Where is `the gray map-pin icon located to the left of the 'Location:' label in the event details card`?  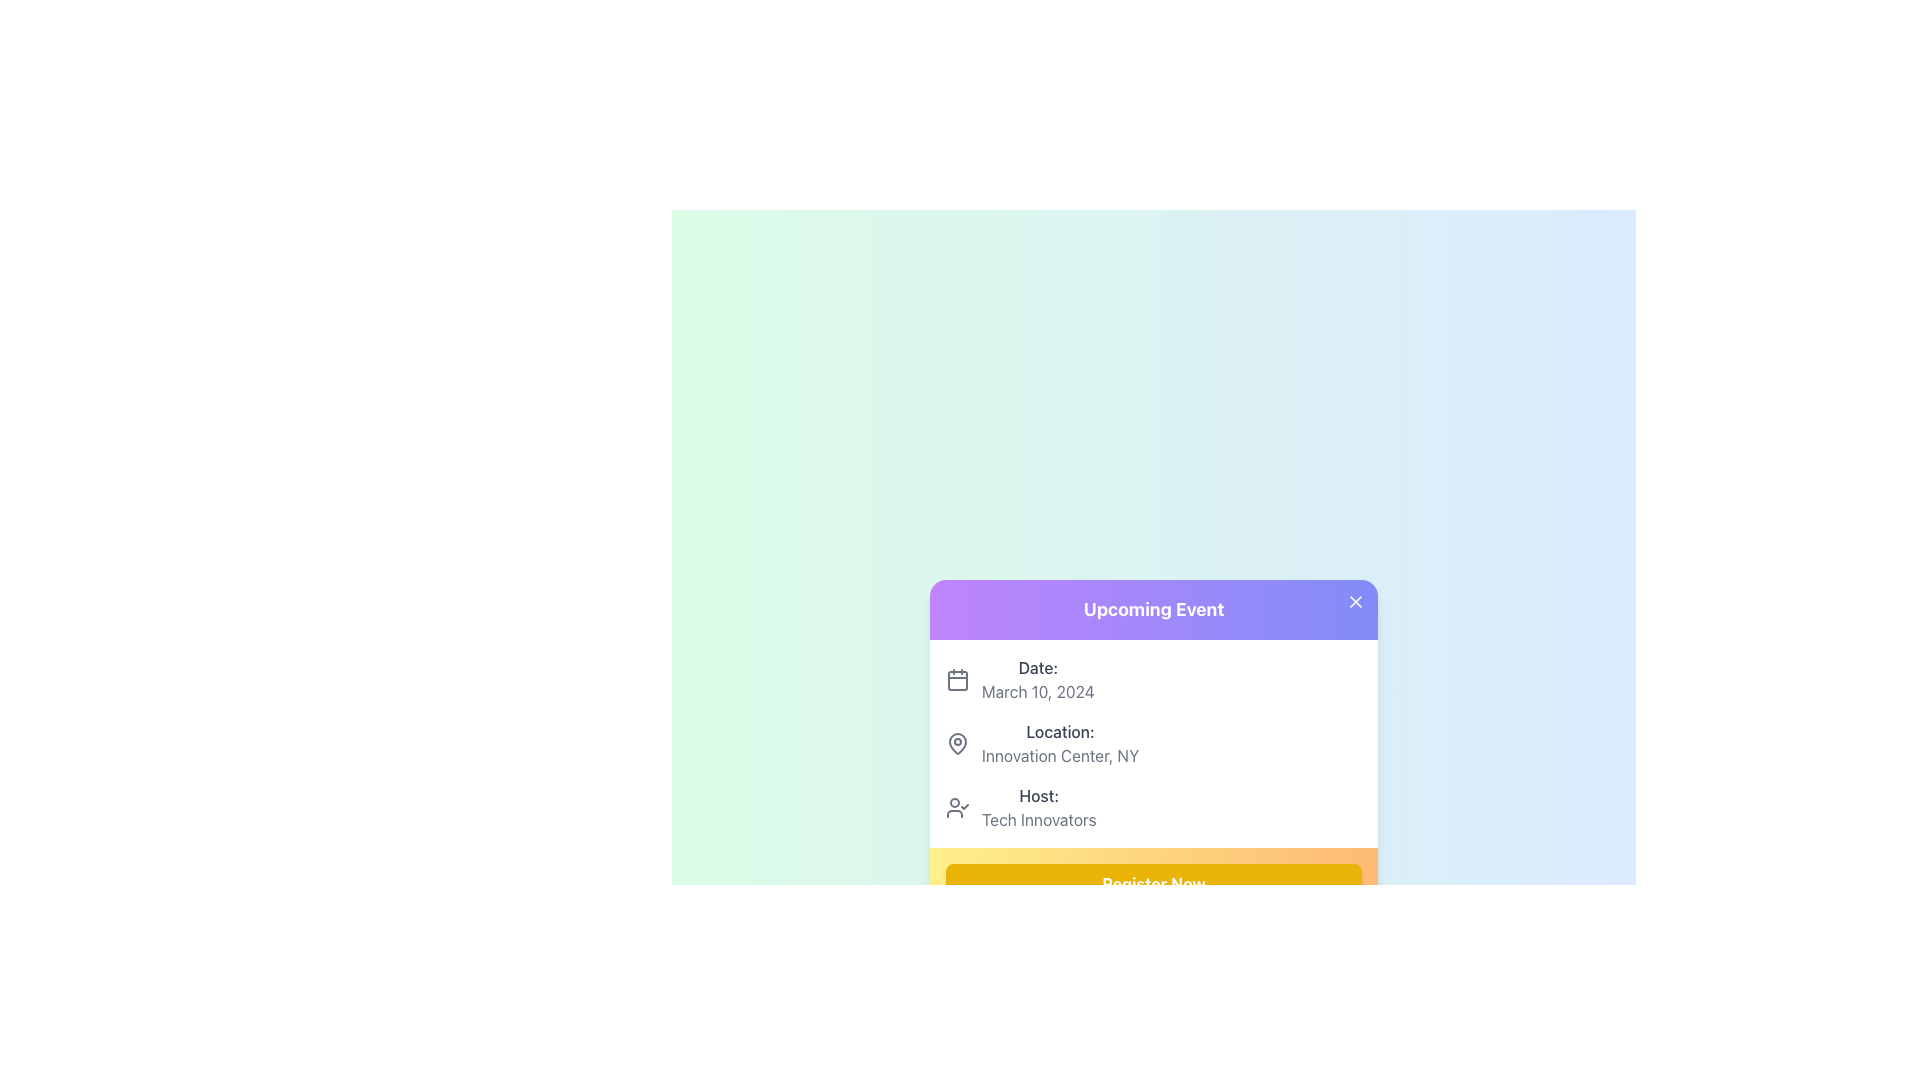 the gray map-pin icon located to the left of the 'Location:' label in the event details card is located at coordinates (957, 744).